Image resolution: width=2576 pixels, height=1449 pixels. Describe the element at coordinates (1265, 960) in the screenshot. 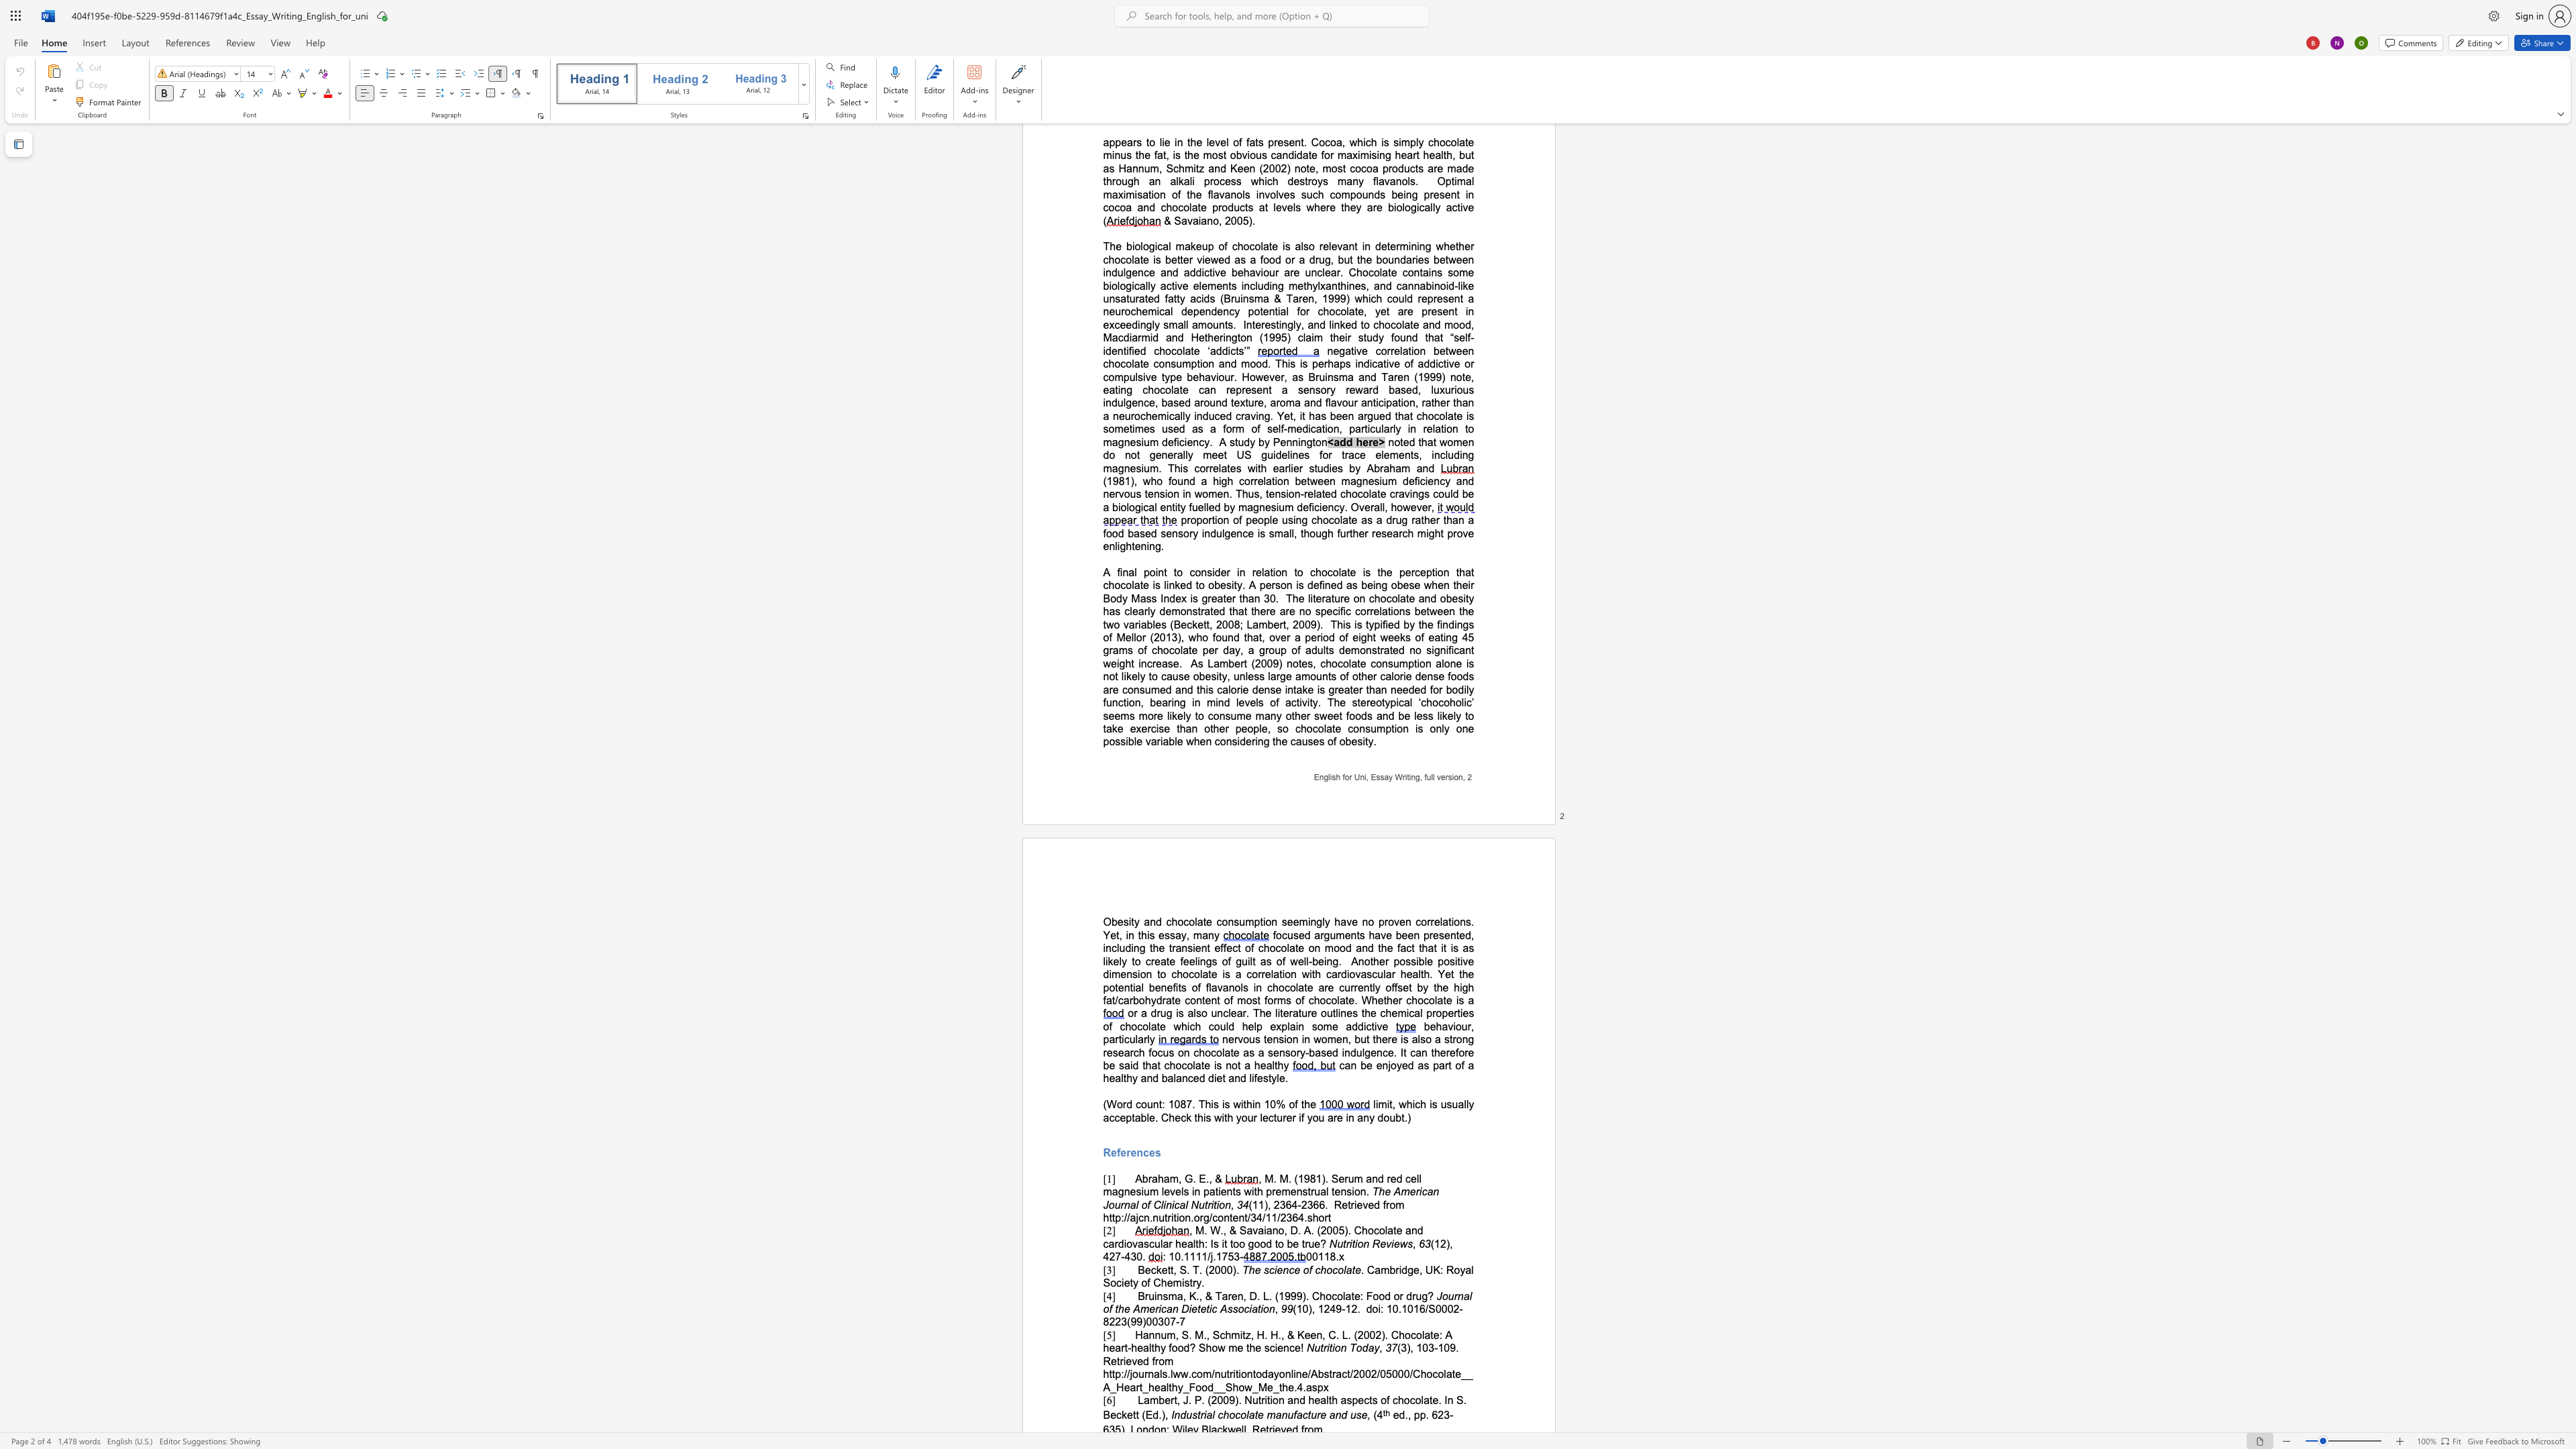

I see `the subset text "s of well-bei" within the text "focused arguments have been presented, including the transient effect of chocolate on mood and the fact that it is as likely to create feelings of guilt as of well-being"` at that location.